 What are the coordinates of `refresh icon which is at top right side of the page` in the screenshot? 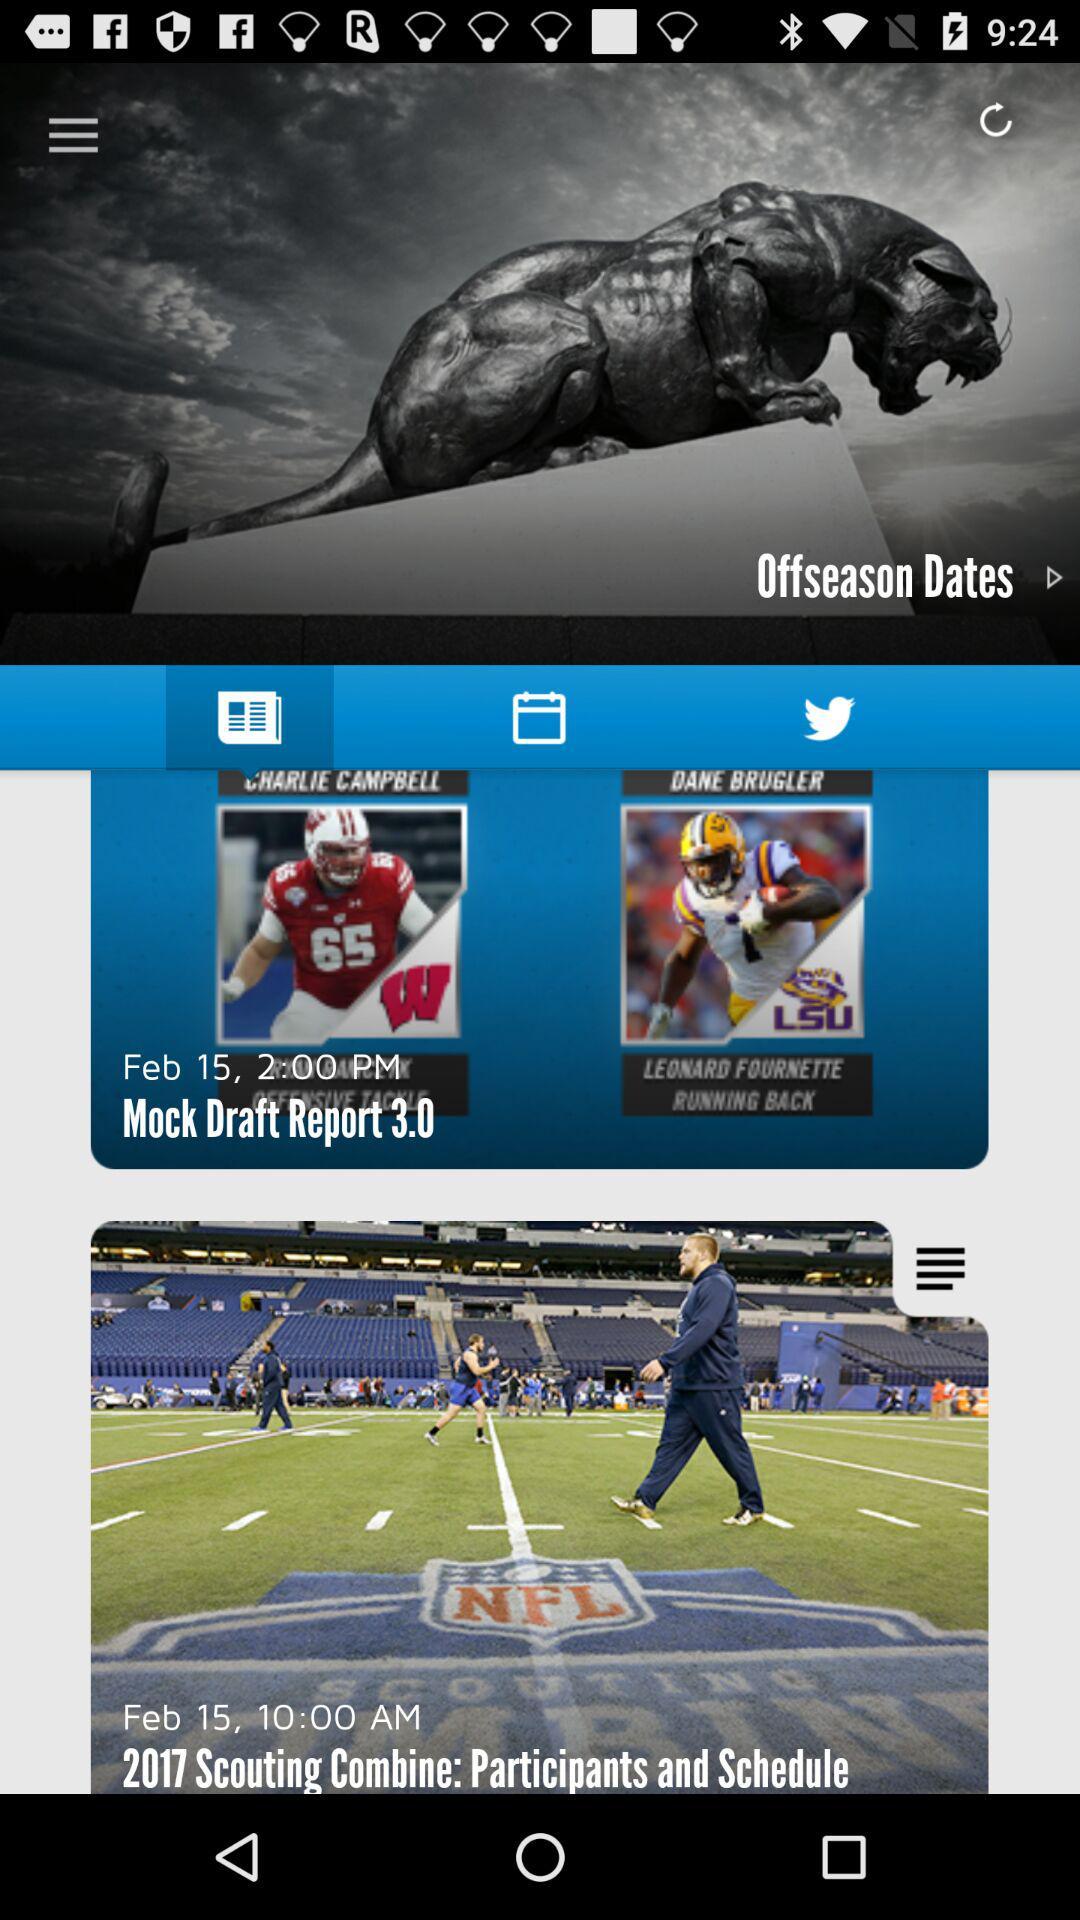 It's located at (995, 119).